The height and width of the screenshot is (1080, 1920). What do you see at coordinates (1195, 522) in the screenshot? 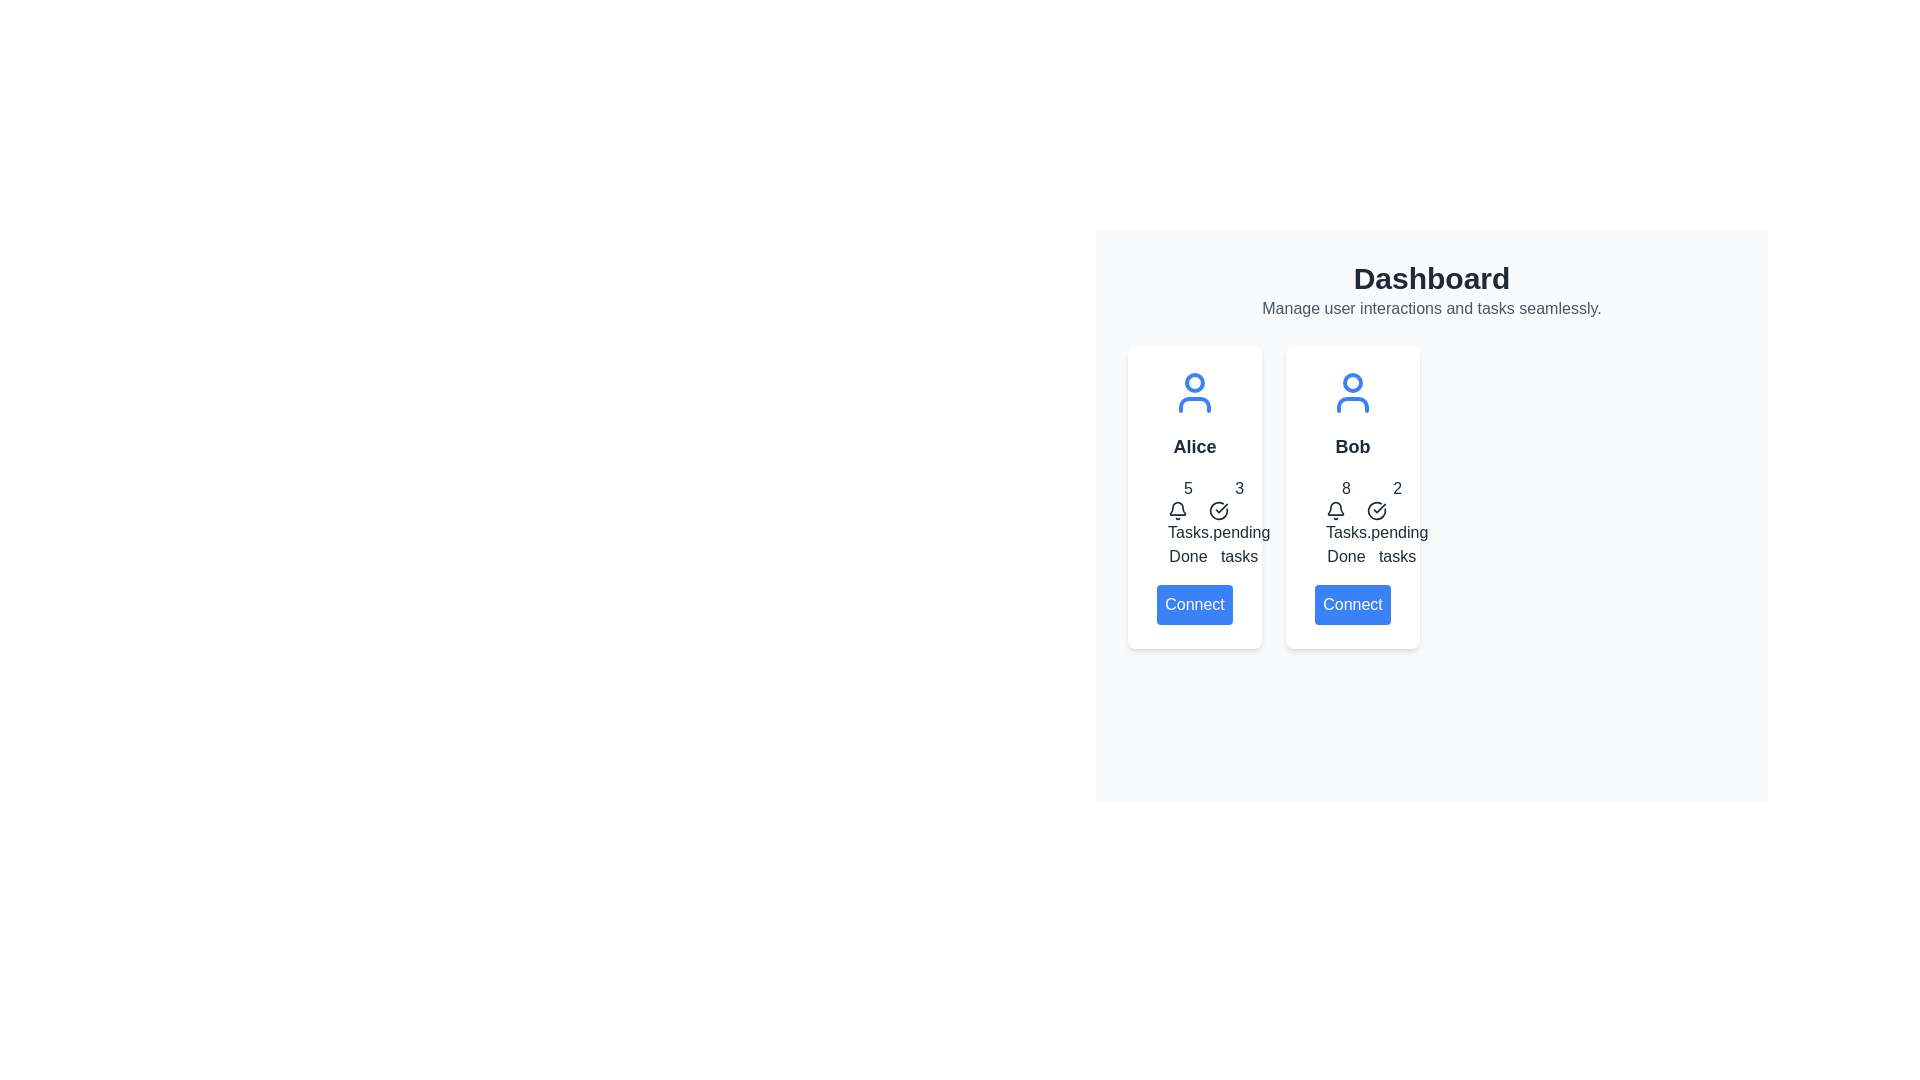
I see `the informational display showing '5' tasks done and '3' pending tasks, located in the card for 'Alice'` at bounding box center [1195, 522].